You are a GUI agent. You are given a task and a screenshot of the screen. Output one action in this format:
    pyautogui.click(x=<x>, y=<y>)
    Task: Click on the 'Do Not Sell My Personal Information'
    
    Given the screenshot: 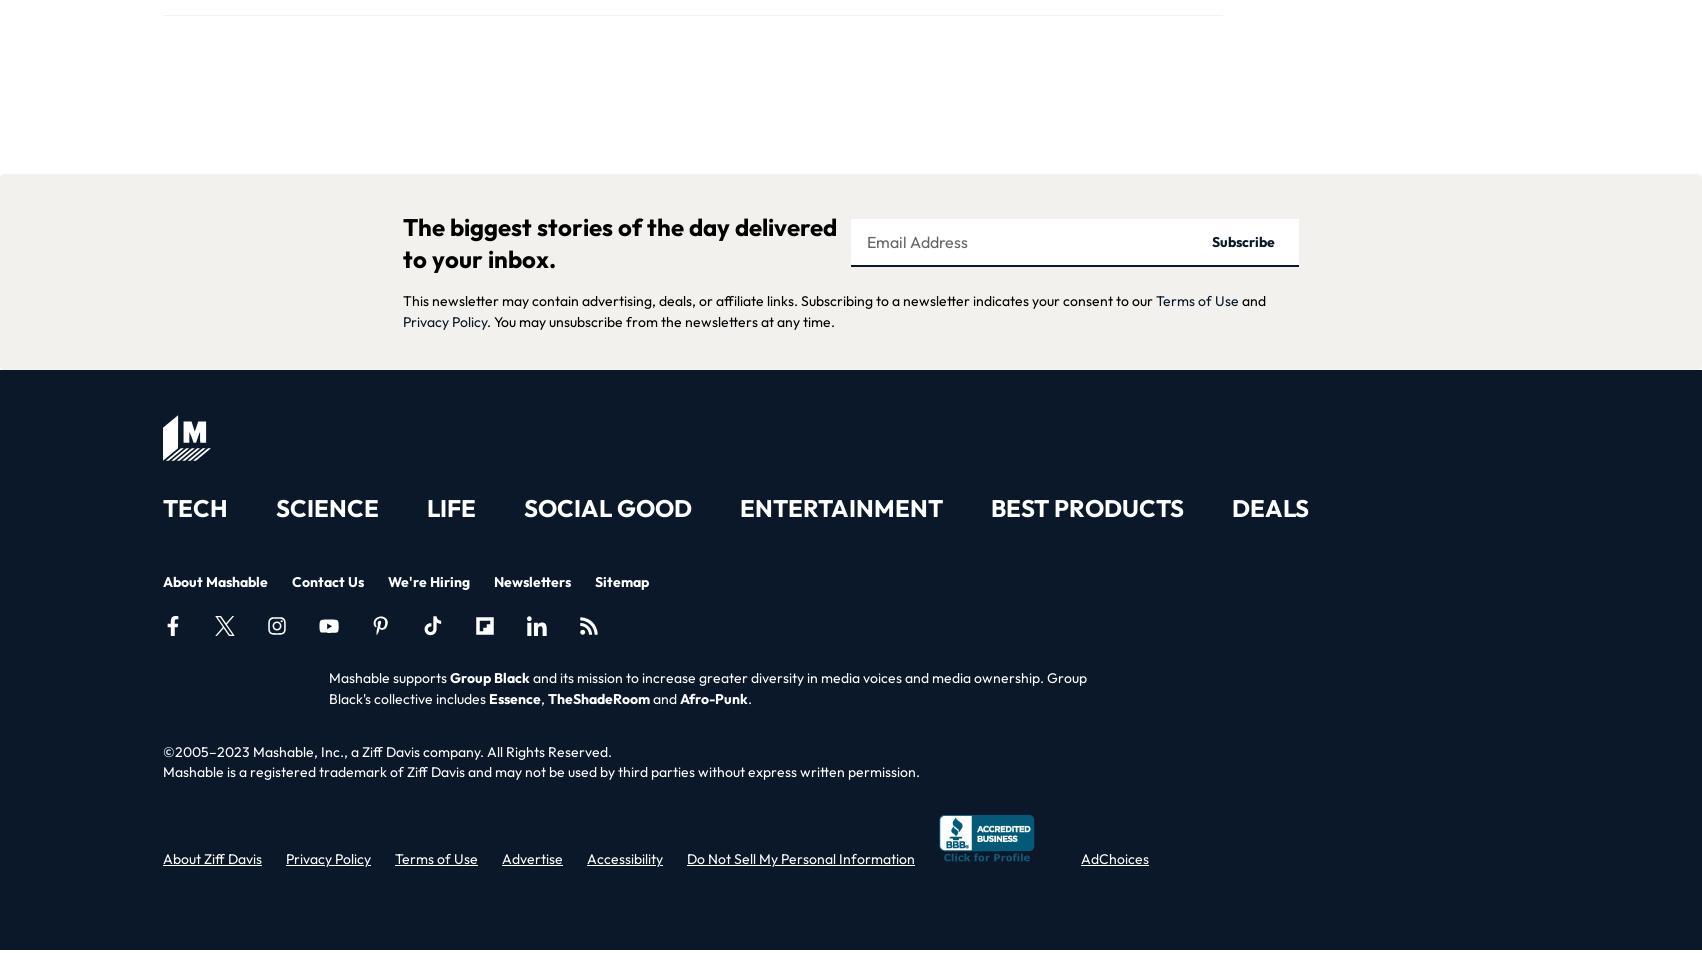 What is the action you would take?
    pyautogui.click(x=799, y=859)
    